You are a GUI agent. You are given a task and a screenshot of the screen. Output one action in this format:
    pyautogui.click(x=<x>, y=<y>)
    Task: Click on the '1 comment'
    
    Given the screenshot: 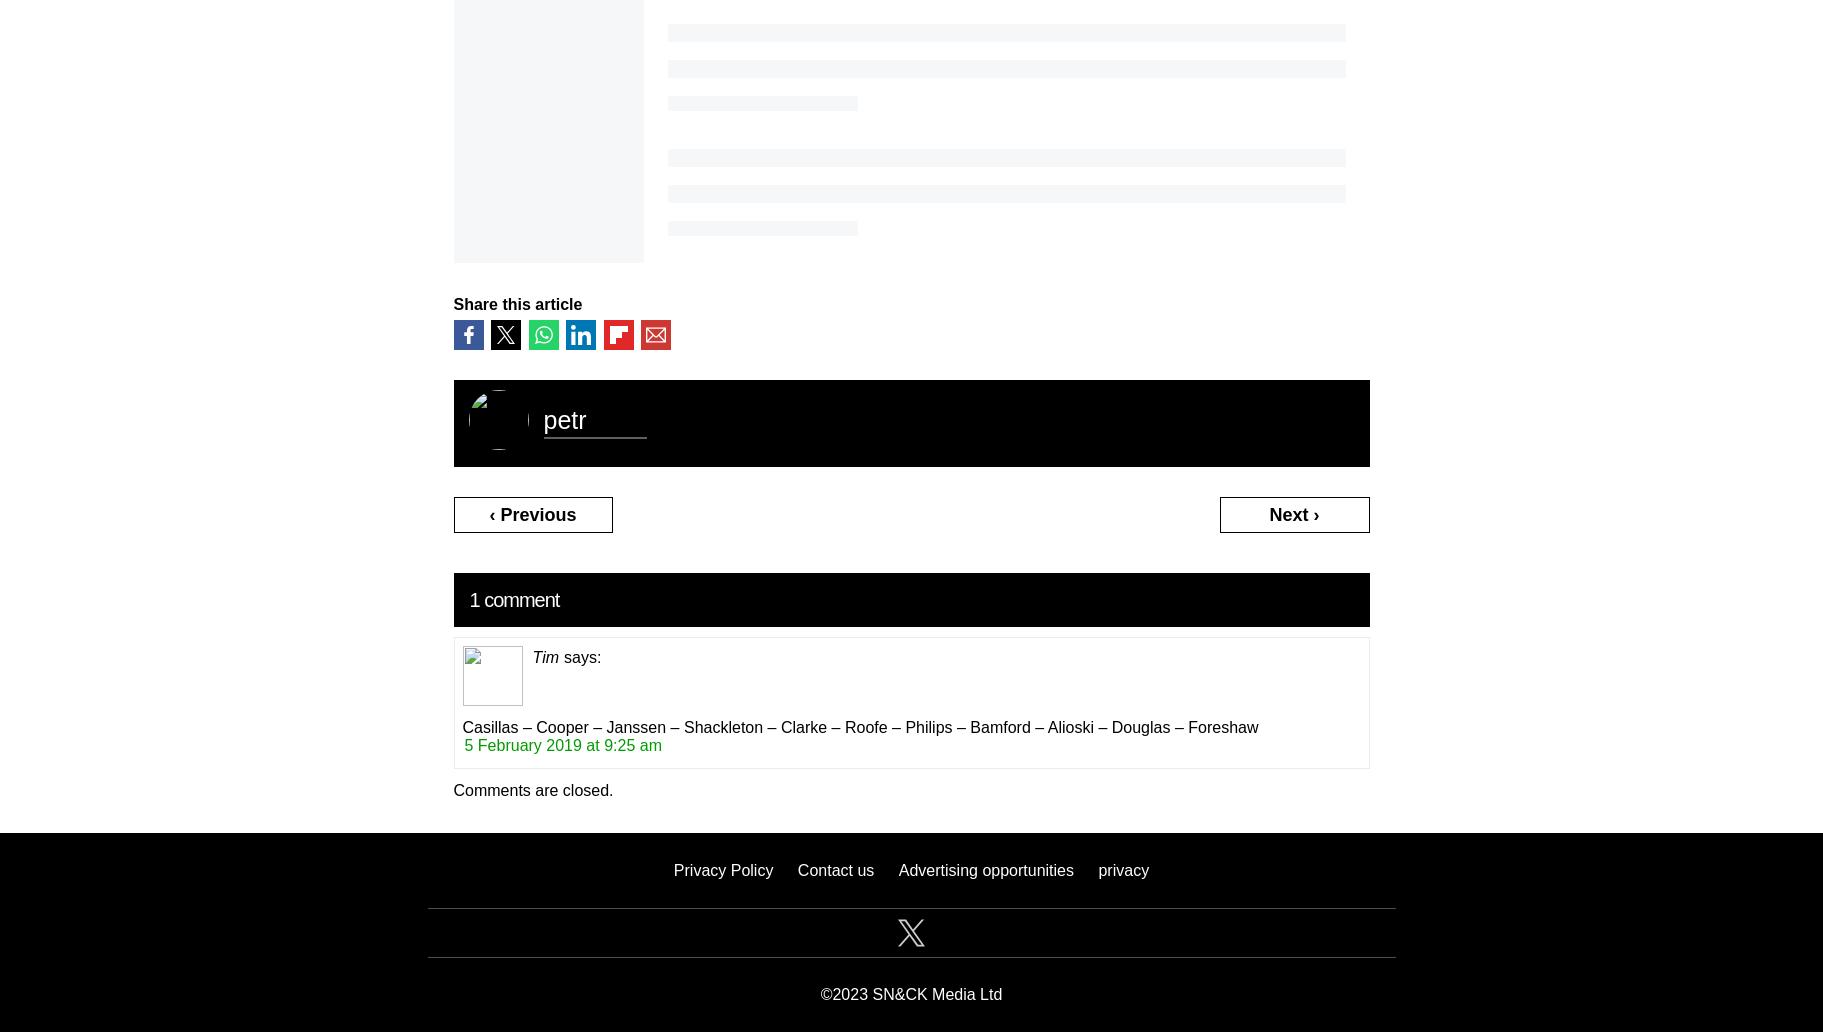 What is the action you would take?
    pyautogui.click(x=514, y=598)
    